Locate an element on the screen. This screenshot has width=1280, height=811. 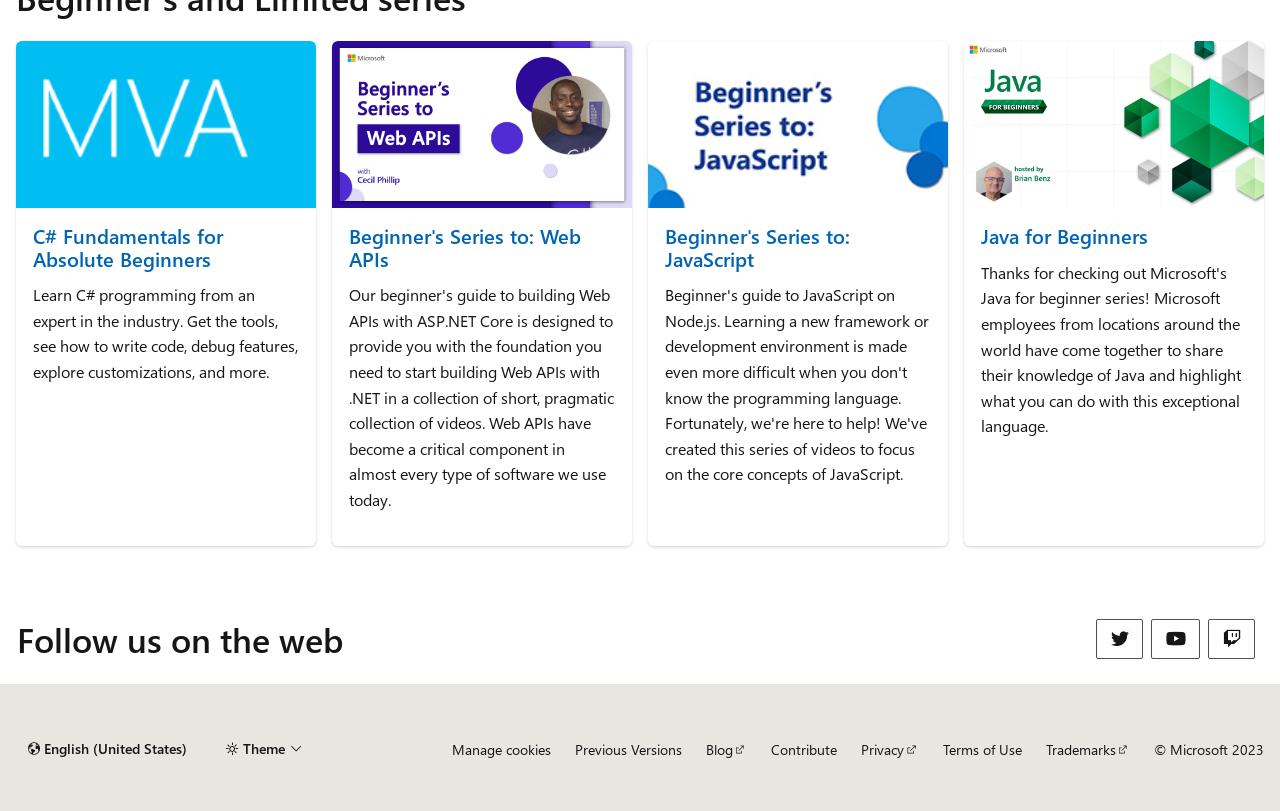
'Theme' is located at coordinates (241, 747).